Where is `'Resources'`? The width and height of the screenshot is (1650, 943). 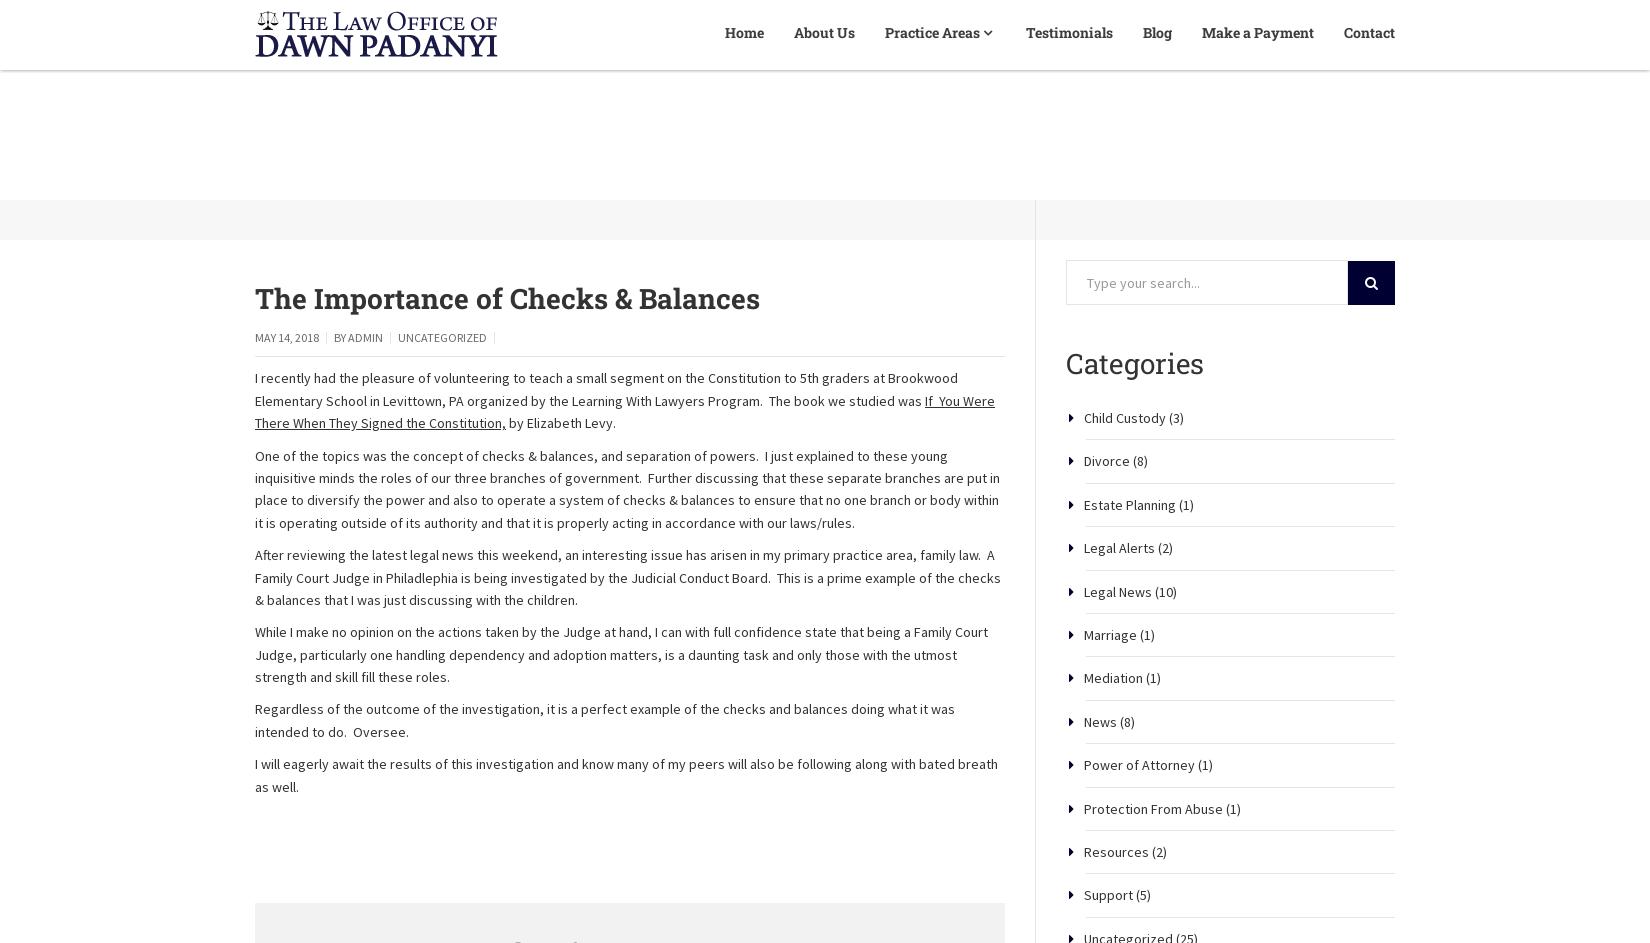
'Resources' is located at coordinates (1116, 920).